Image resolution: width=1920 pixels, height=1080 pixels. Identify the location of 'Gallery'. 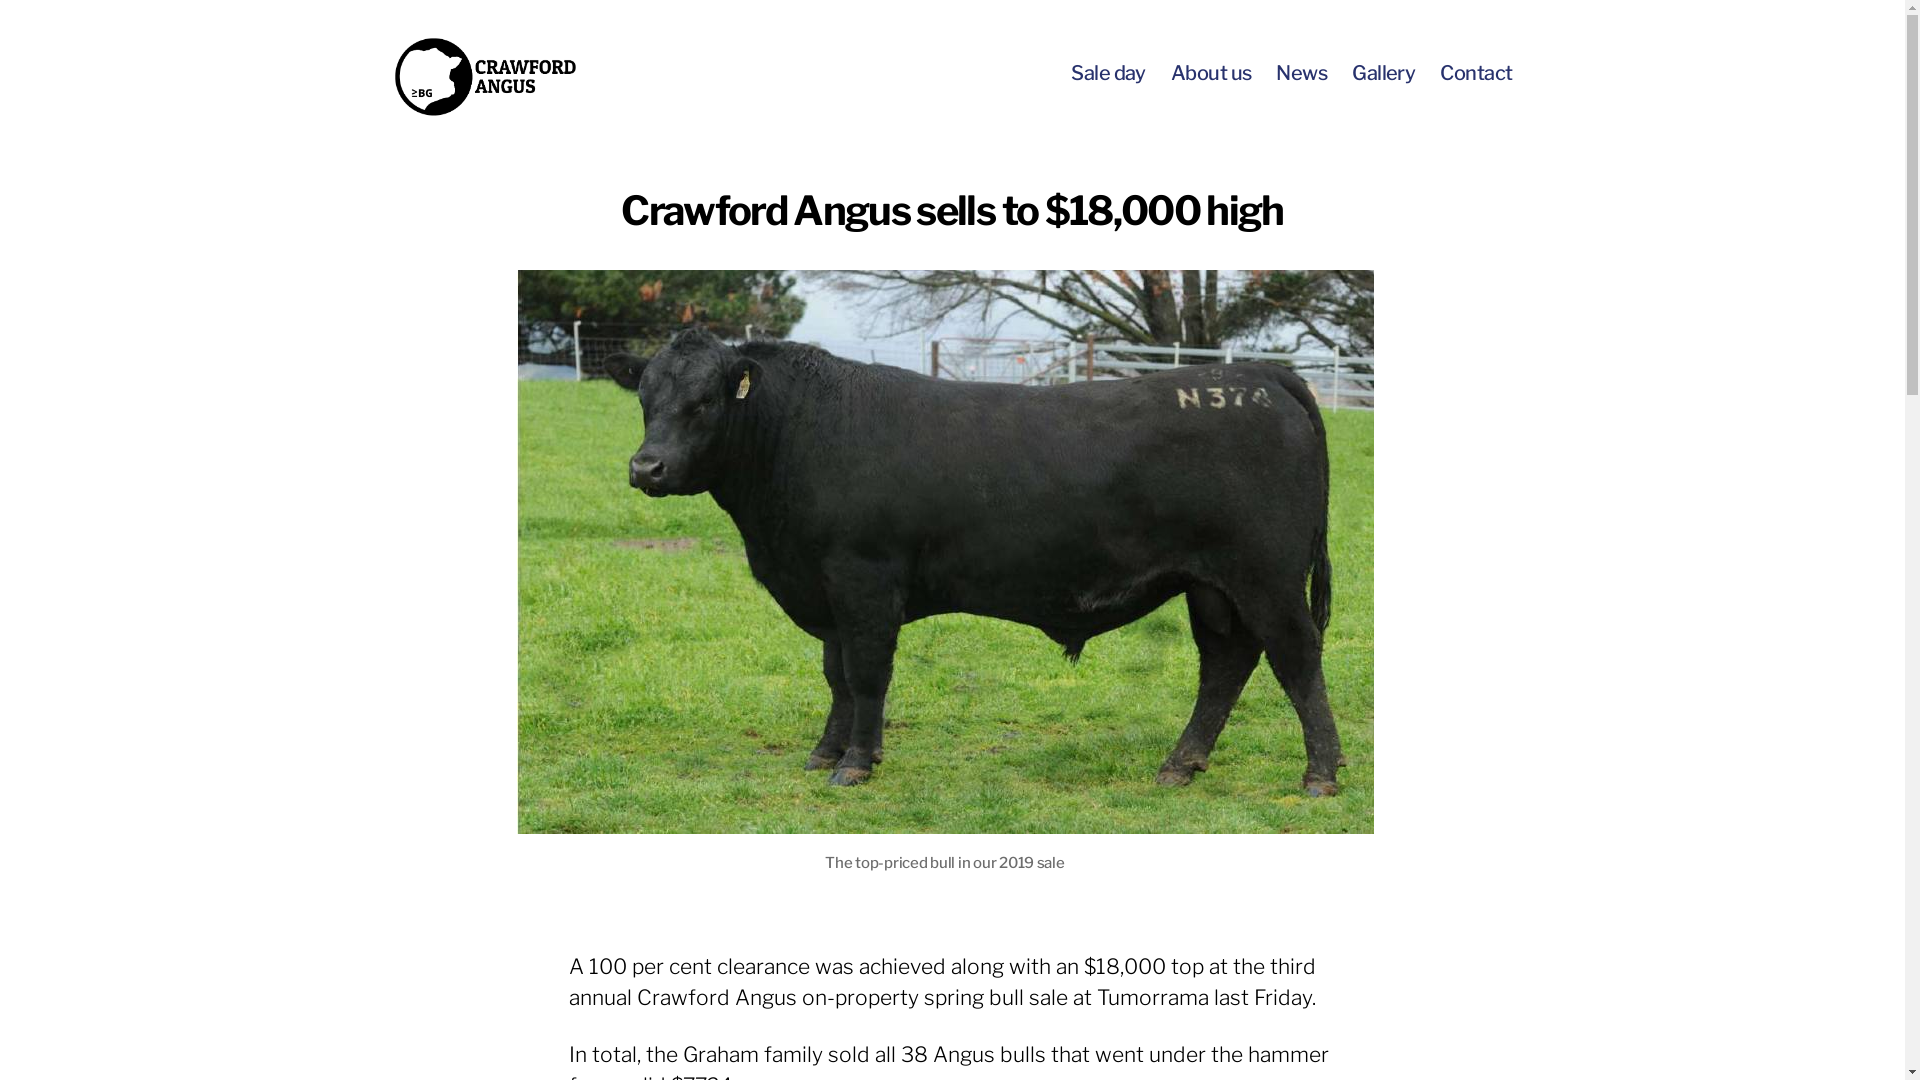
(1382, 72).